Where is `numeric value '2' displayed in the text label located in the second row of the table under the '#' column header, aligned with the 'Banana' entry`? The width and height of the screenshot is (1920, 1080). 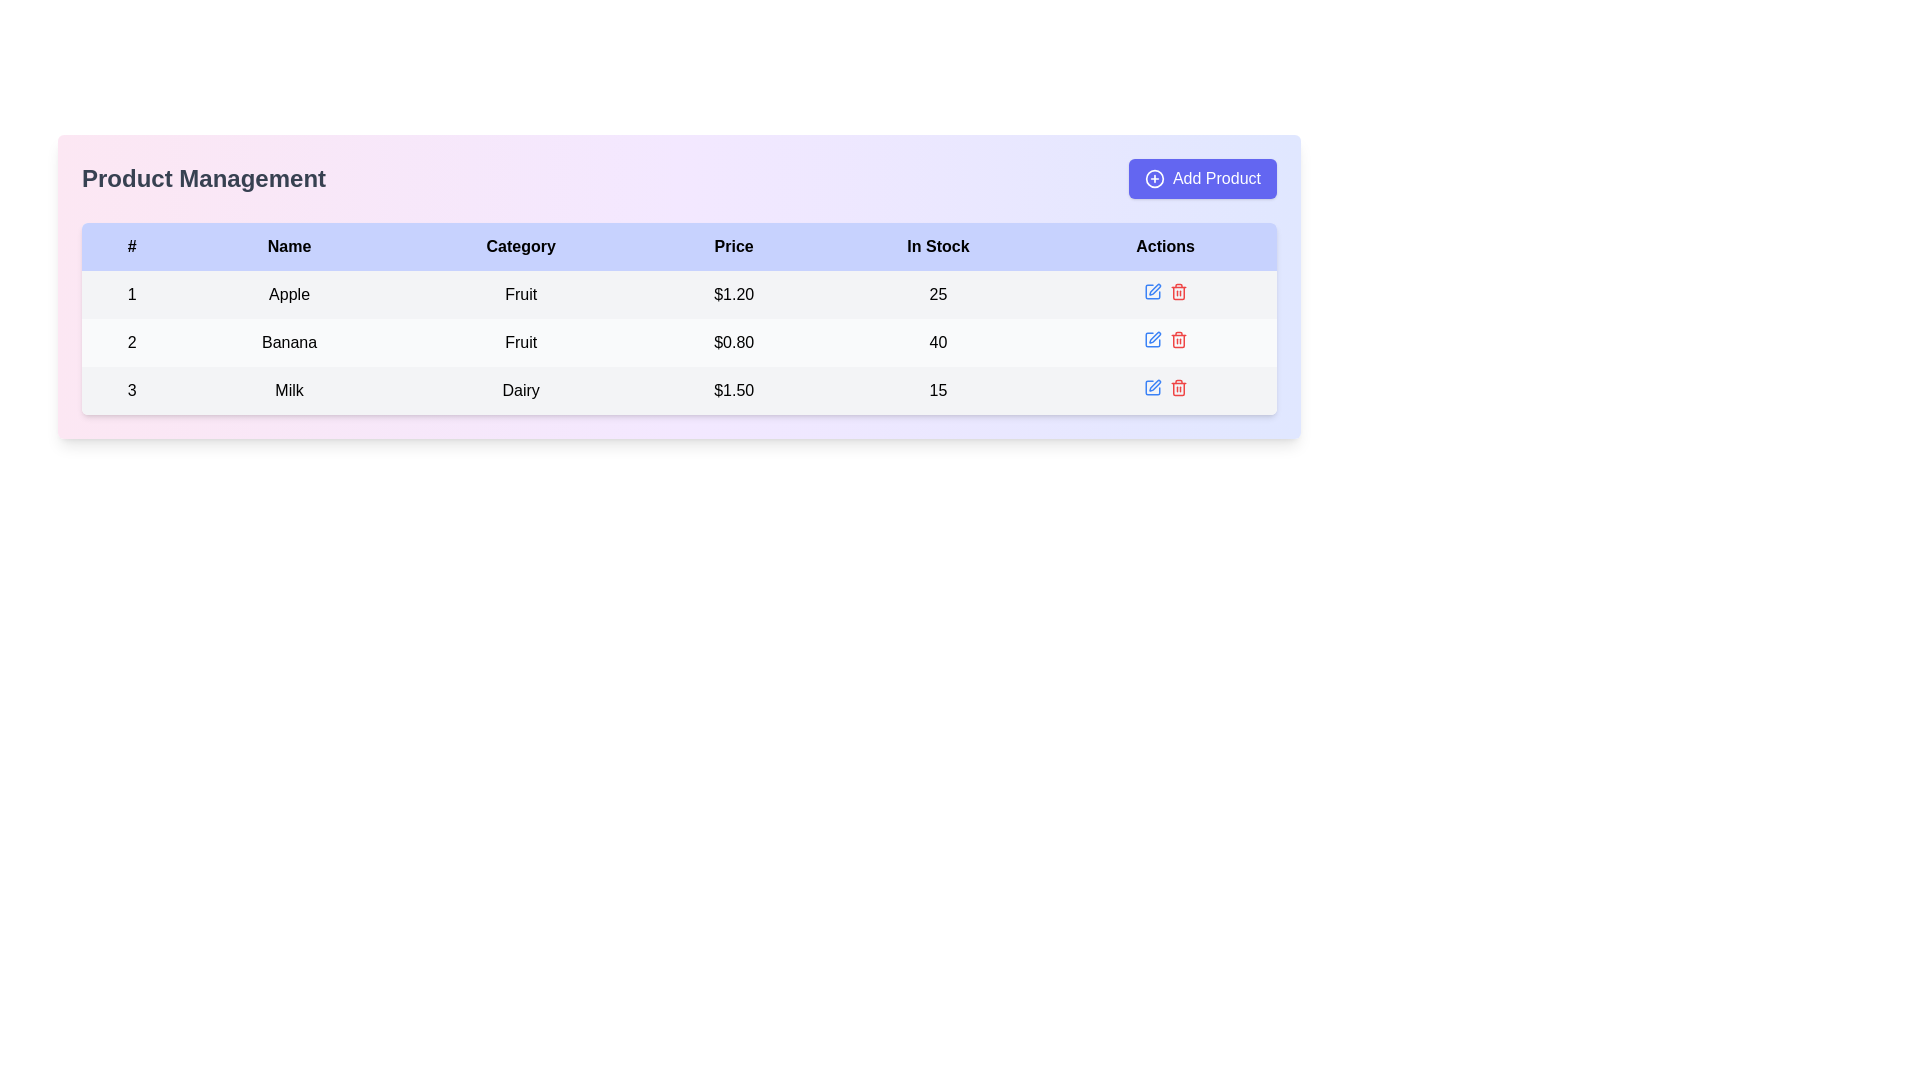
numeric value '2' displayed in the text label located in the second row of the table under the '#' column header, aligned with the 'Banana' entry is located at coordinates (131, 342).